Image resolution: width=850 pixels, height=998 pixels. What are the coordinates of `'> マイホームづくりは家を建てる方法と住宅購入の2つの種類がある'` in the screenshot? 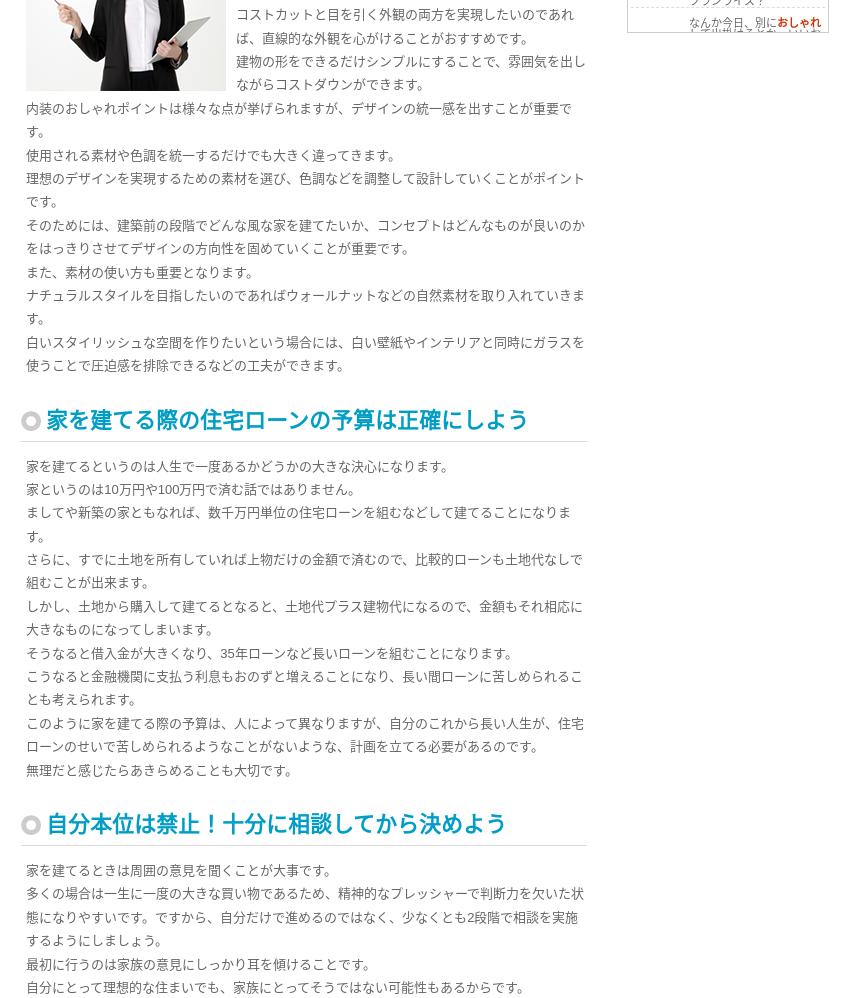 It's located at (729, 136).